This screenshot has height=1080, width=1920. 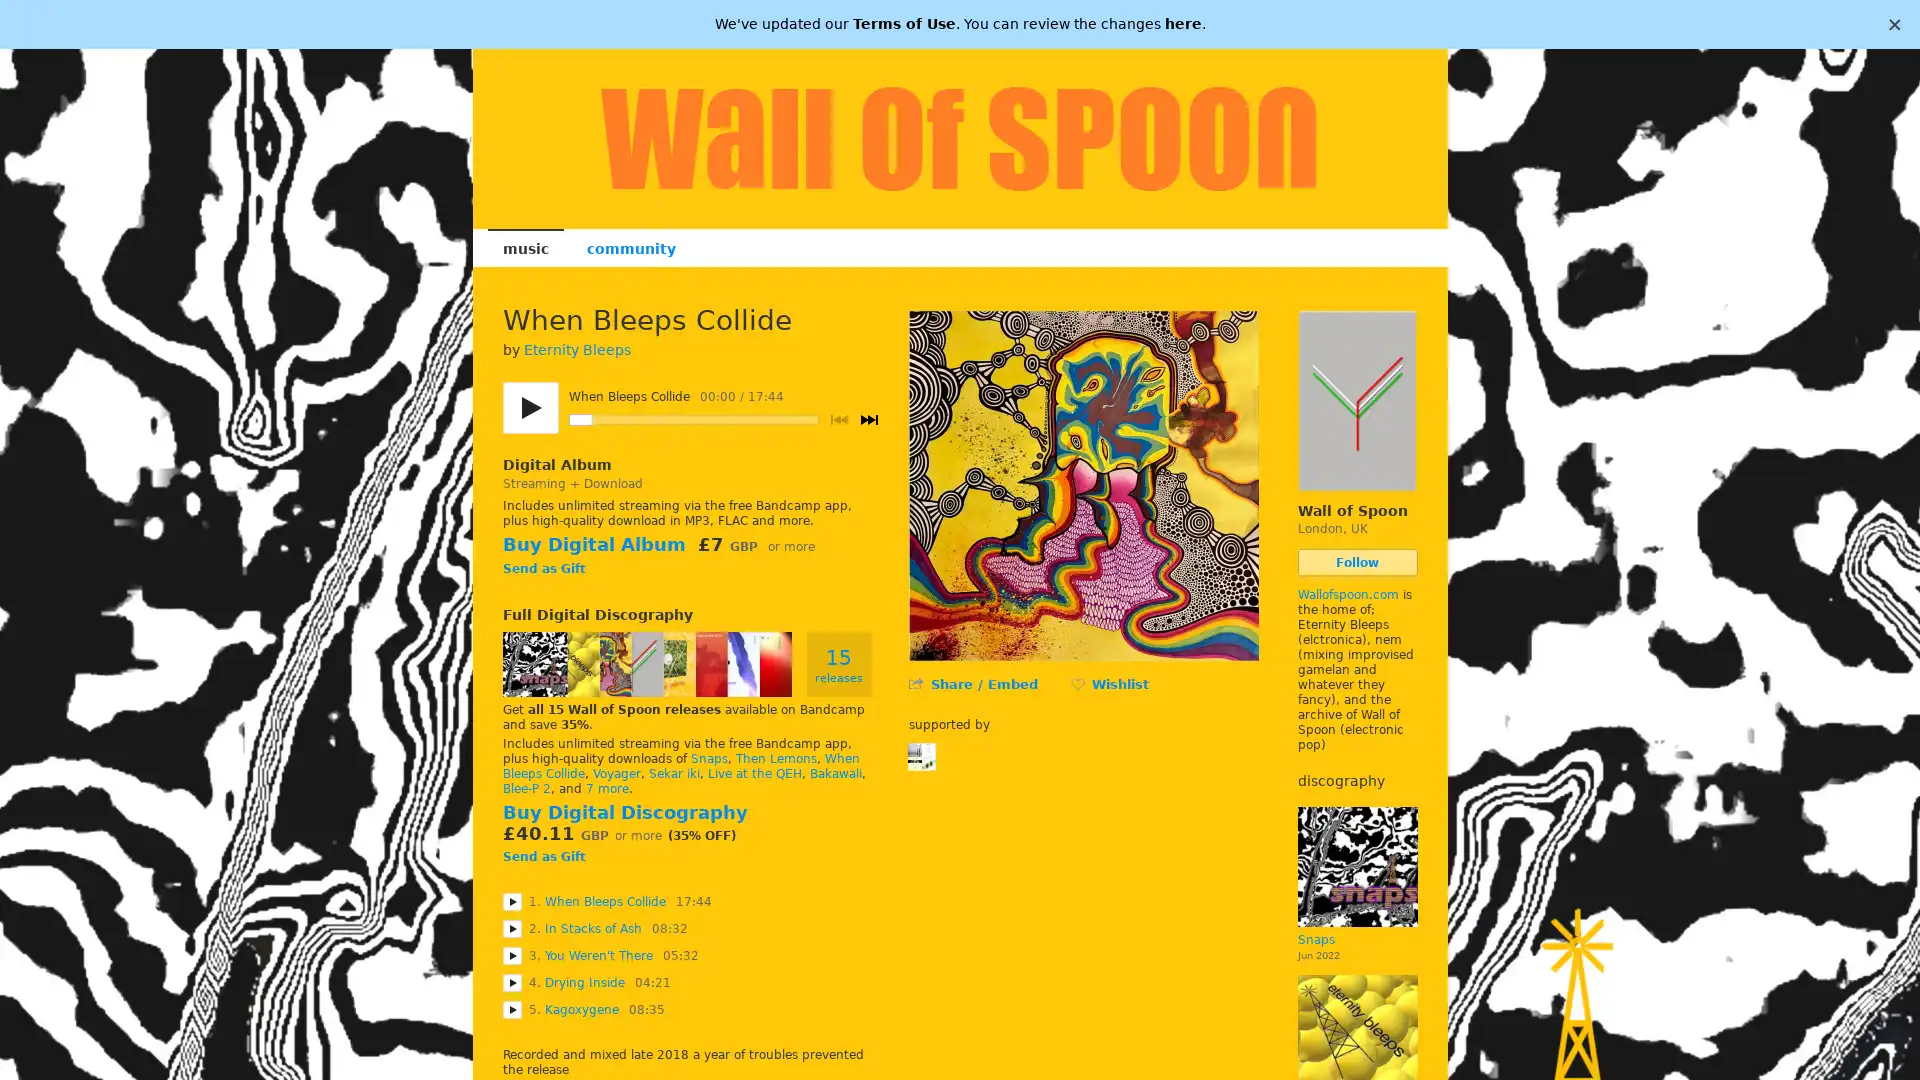 I want to click on Buy Digital Discography, so click(x=623, y=812).